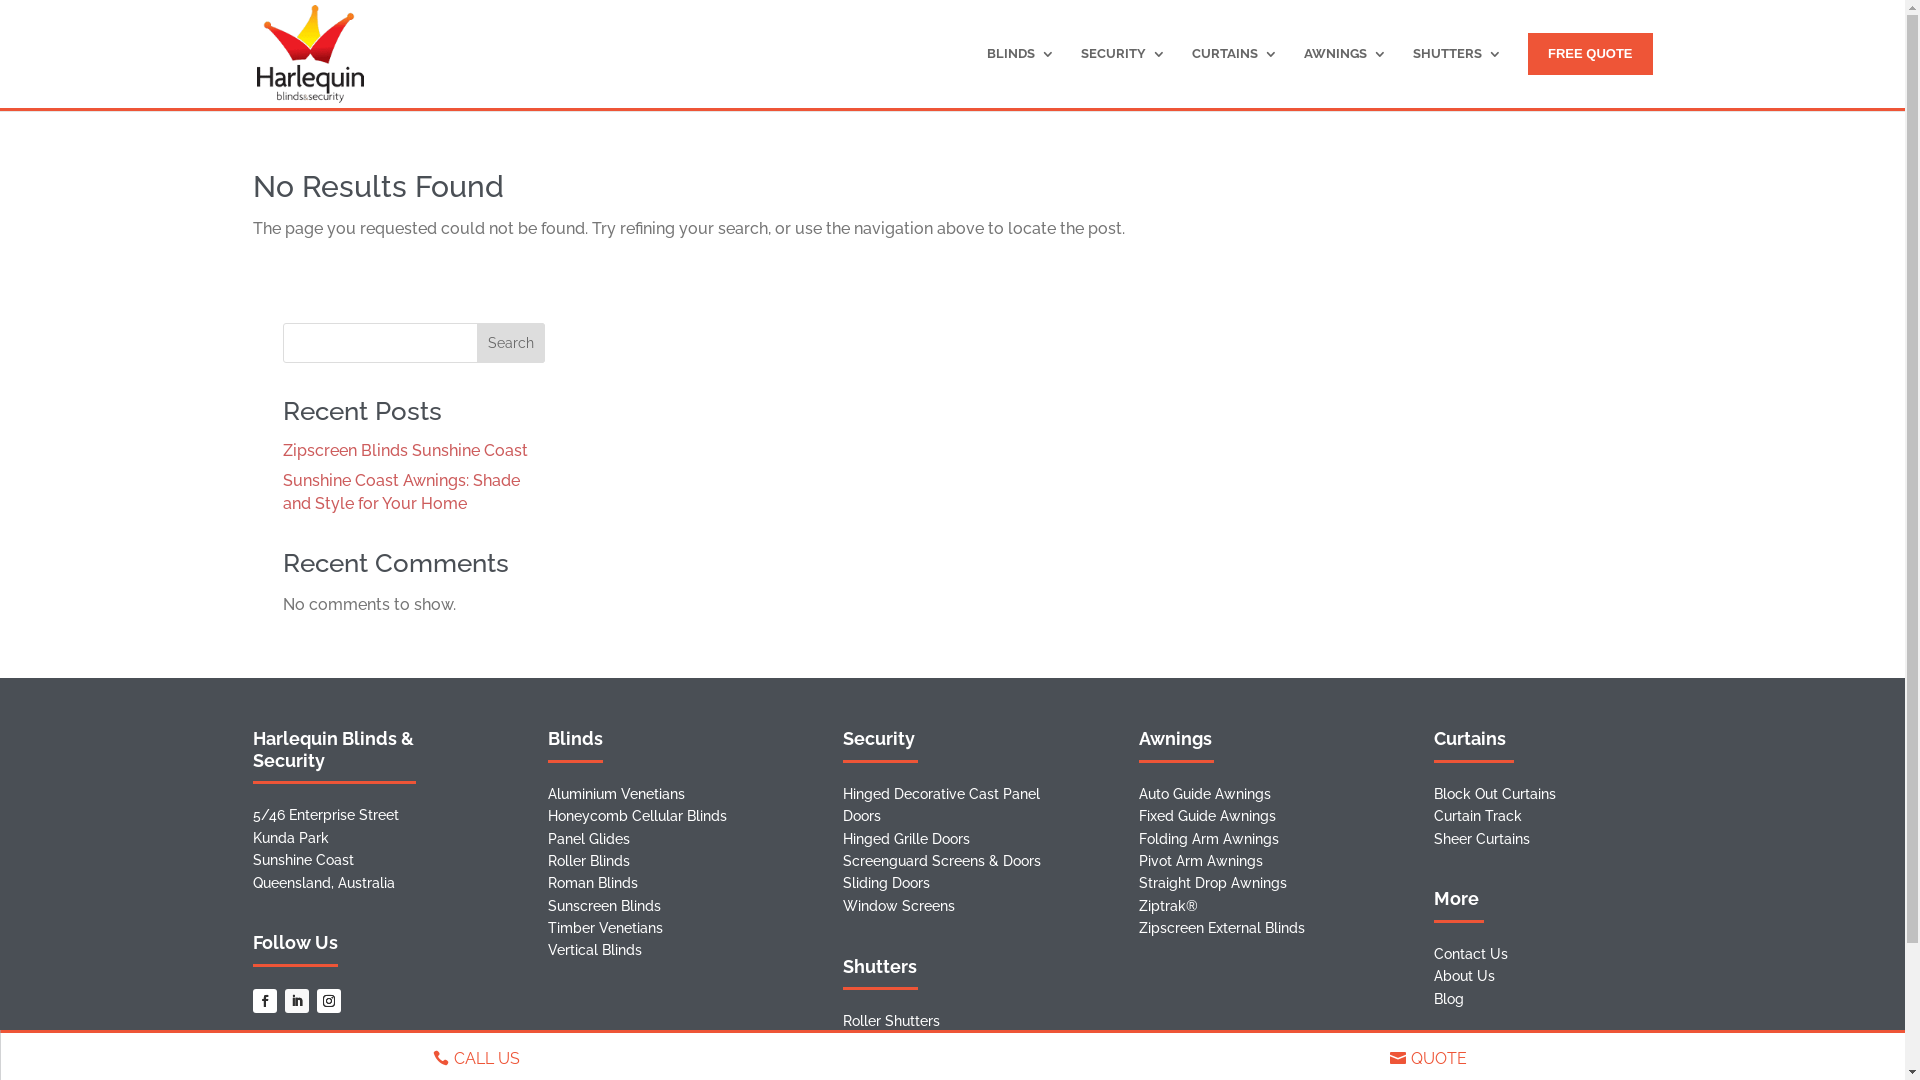 This screenshot has height=1080, width=1920. What do you see at coordinates (1494, 793) in the screenshot?
I see `'Block Out Curtains'` at bounding box center [1494, 793].